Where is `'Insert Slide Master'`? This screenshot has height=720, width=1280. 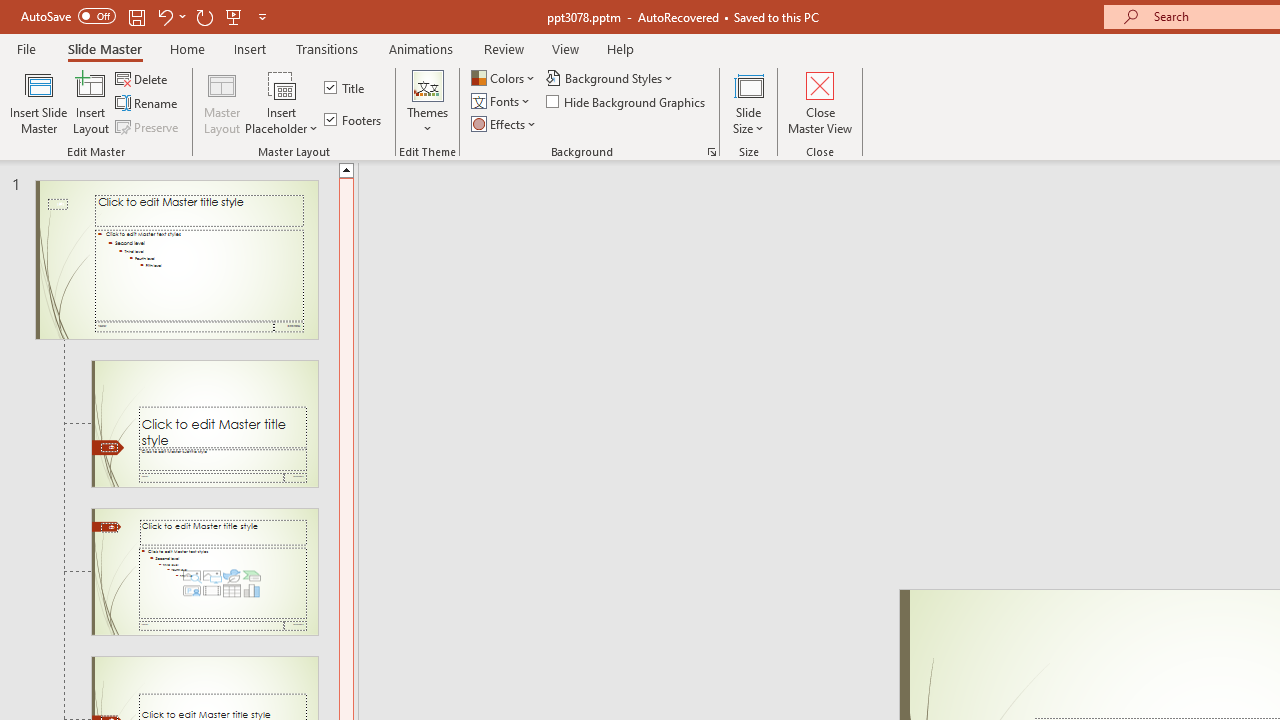 'Insert Slide Master' is located at coordinates (39, 103).